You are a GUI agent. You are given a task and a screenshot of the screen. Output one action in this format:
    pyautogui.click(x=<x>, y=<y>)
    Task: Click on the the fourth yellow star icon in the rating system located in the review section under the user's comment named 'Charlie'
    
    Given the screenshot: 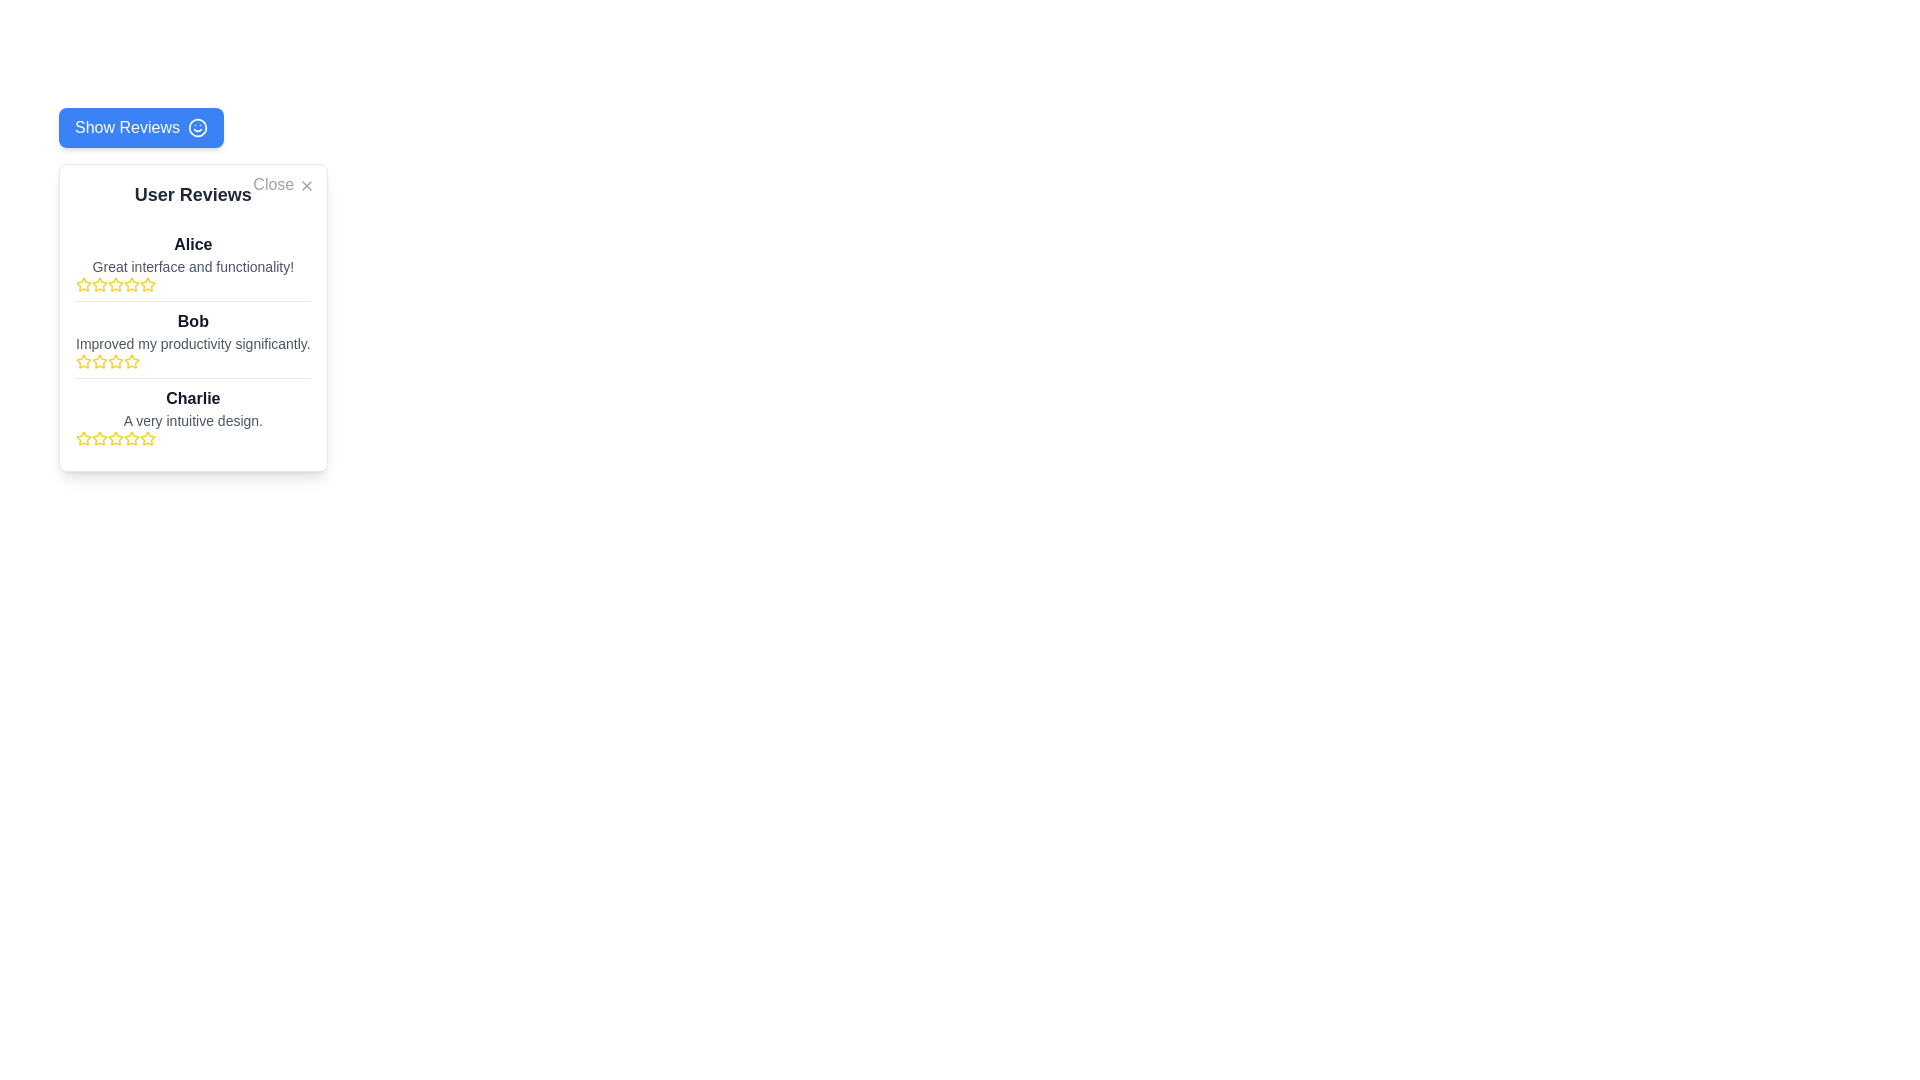 What is the action you would take?
    pyautogui.click(x=131, y=437)
    